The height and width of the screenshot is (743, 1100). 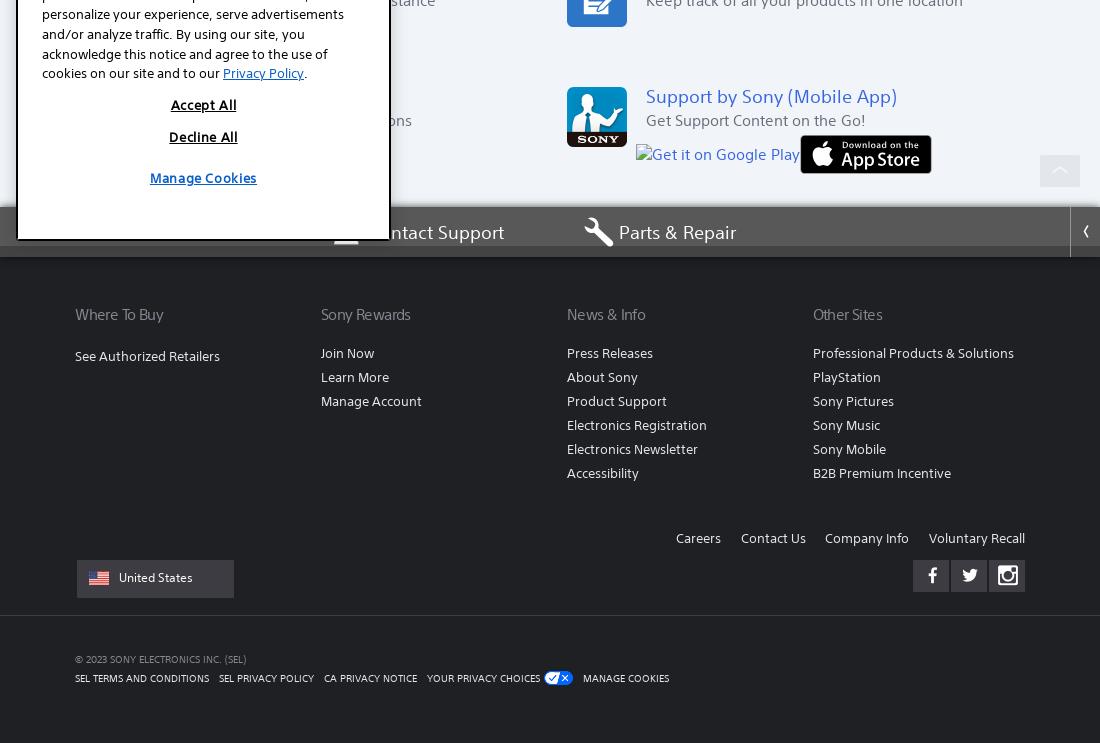 What do you see at coordinates (866, 538) in the screenshot?
I see `'Company Info'` at bounding box center [866, 538].